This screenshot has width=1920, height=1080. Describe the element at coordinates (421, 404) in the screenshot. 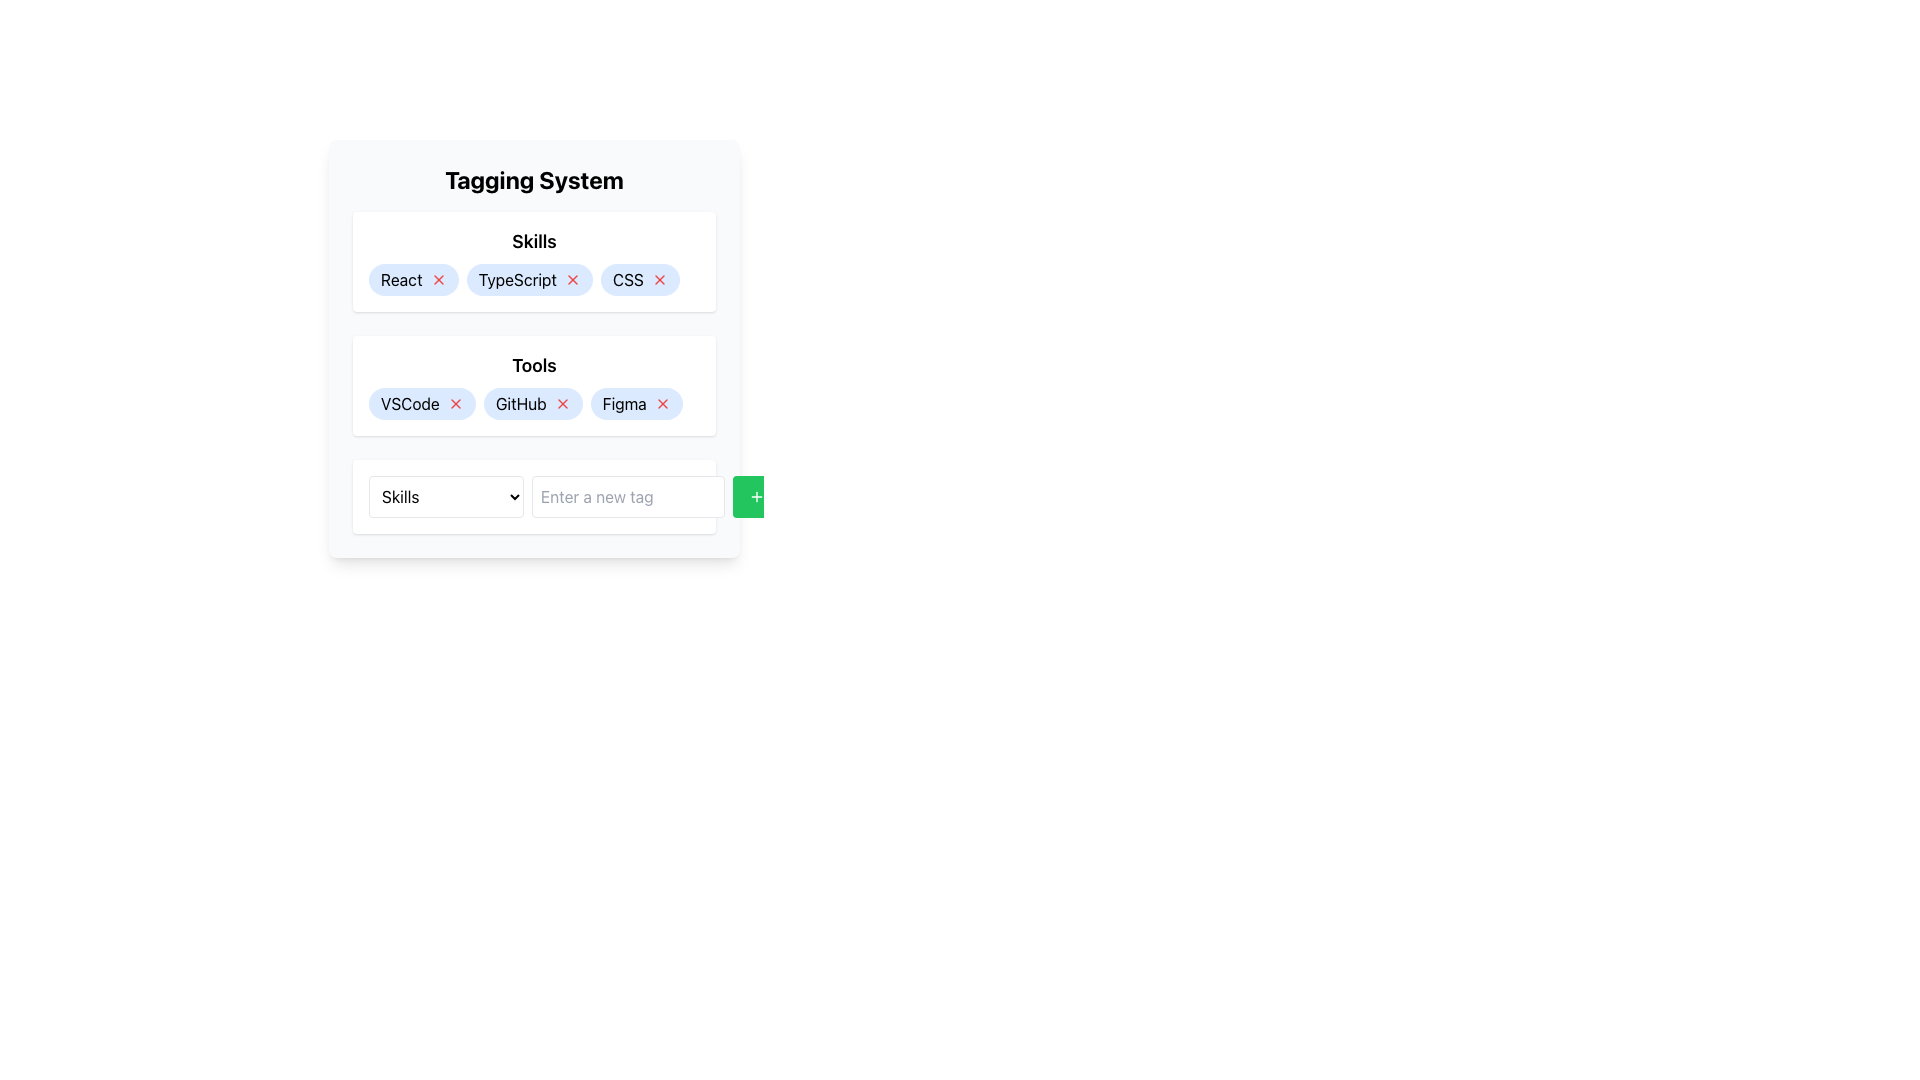

I see `the first tag with a remove button located in the 'Tools' section of the tagging interface` at that location.